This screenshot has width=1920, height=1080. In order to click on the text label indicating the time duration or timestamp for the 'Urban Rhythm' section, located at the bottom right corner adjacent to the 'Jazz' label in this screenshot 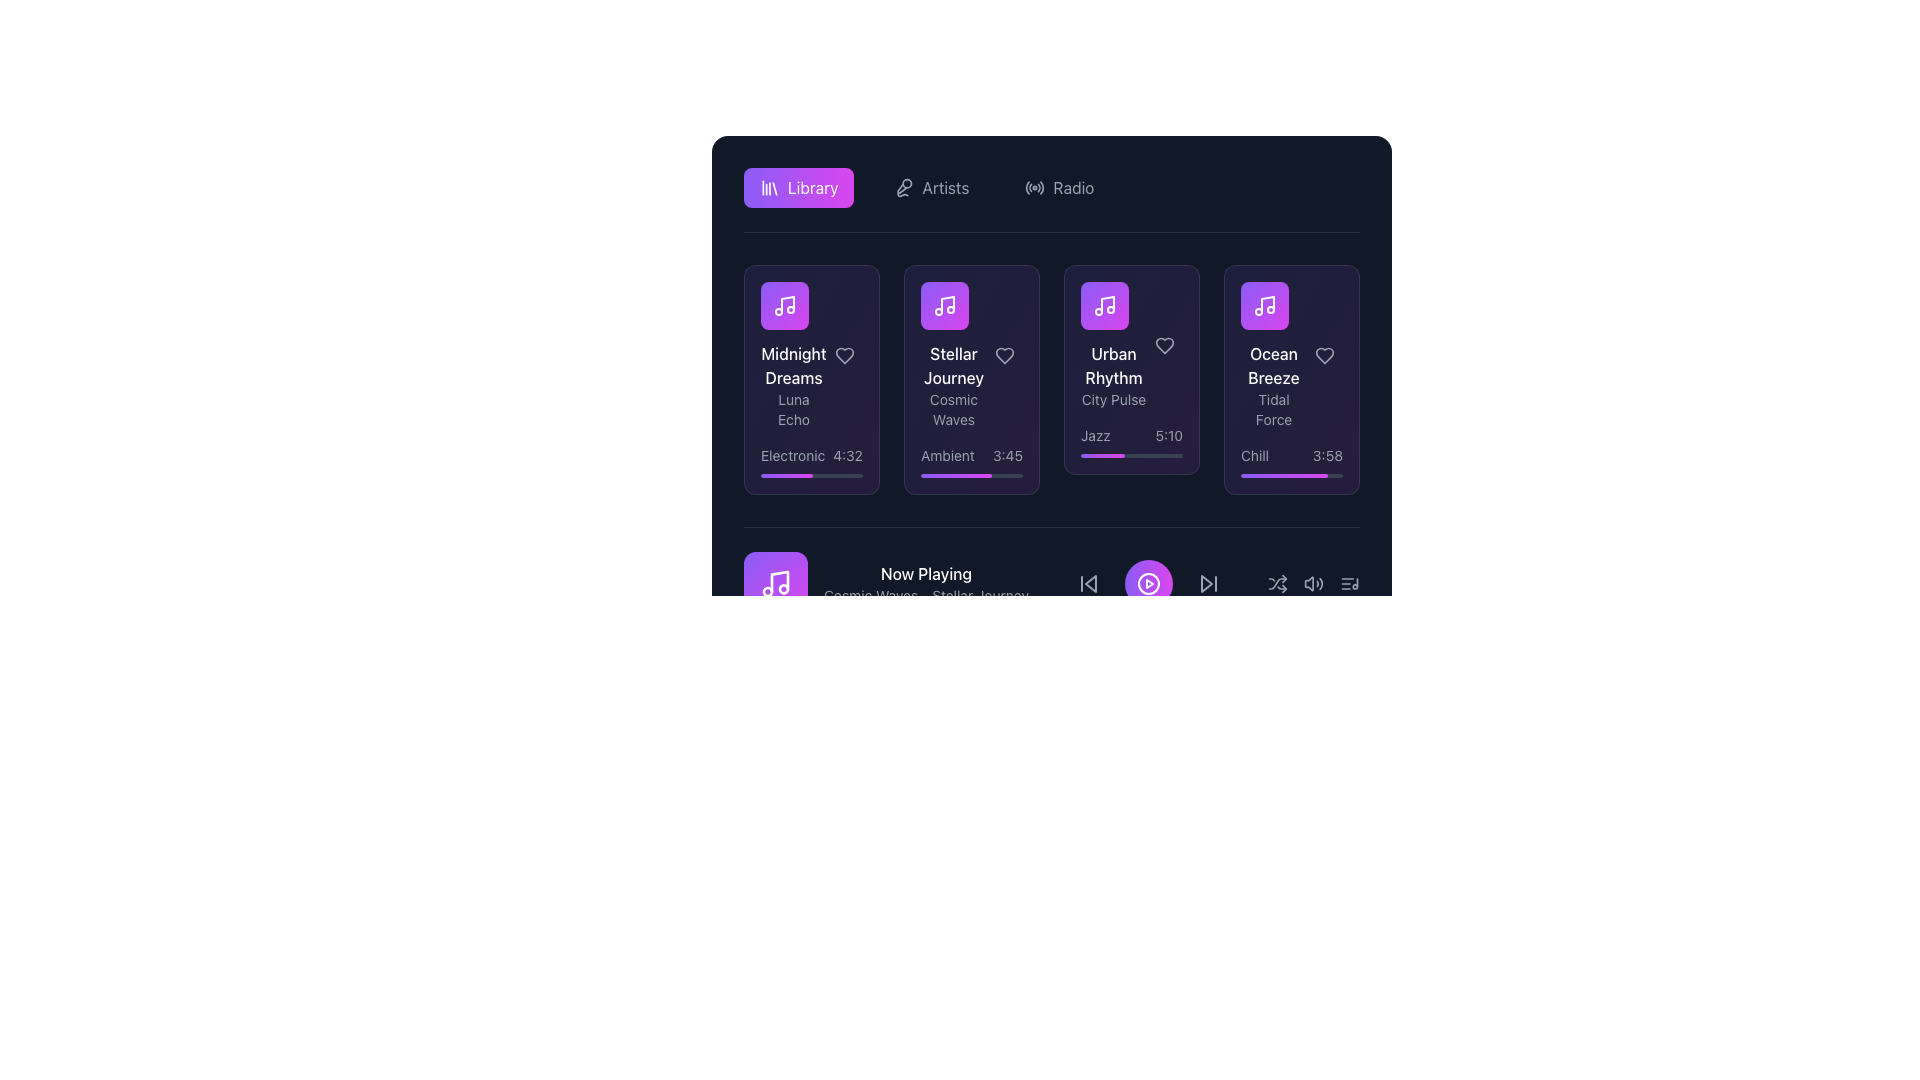, I will do `click(1169, 434)`.